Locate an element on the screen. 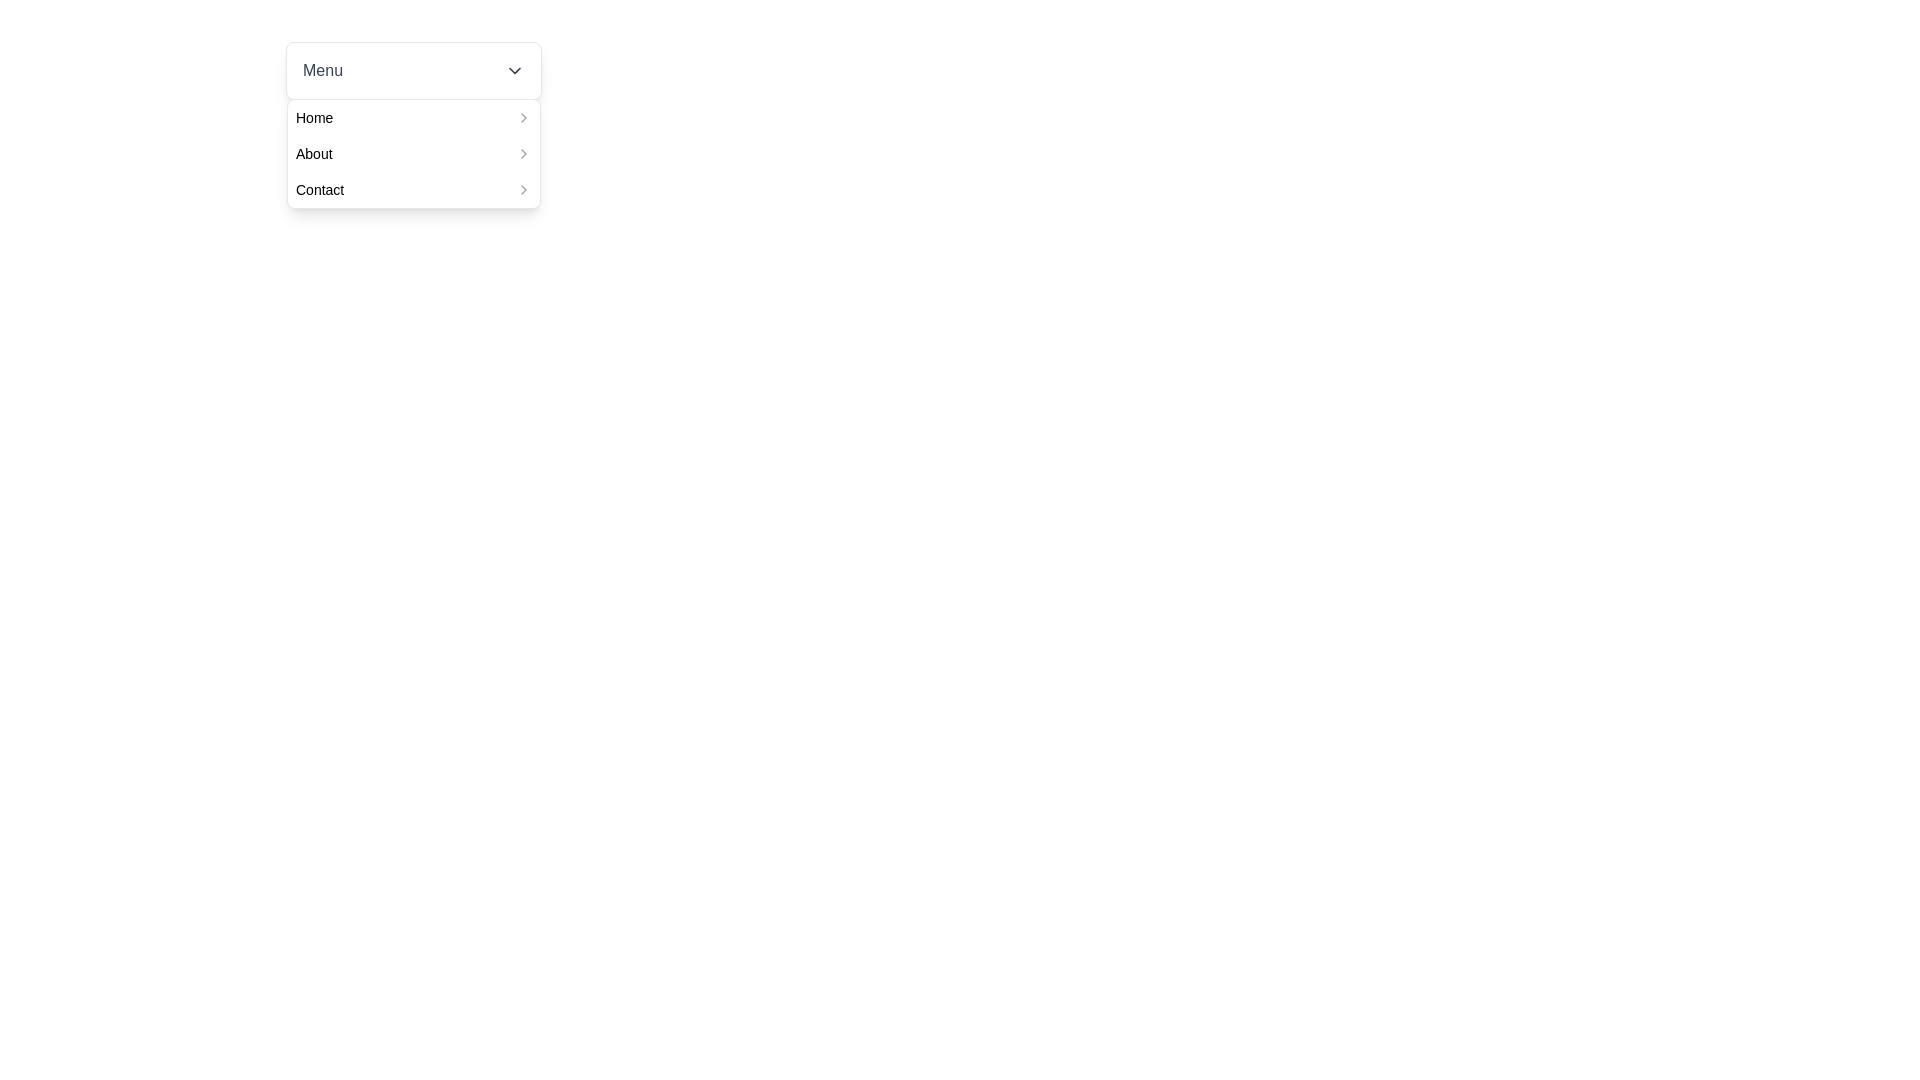 This screenshot has width=1920, height=1080. the 'Menu' dropdown toggle button located at the top of the content list is located at coordinates (412, 69).